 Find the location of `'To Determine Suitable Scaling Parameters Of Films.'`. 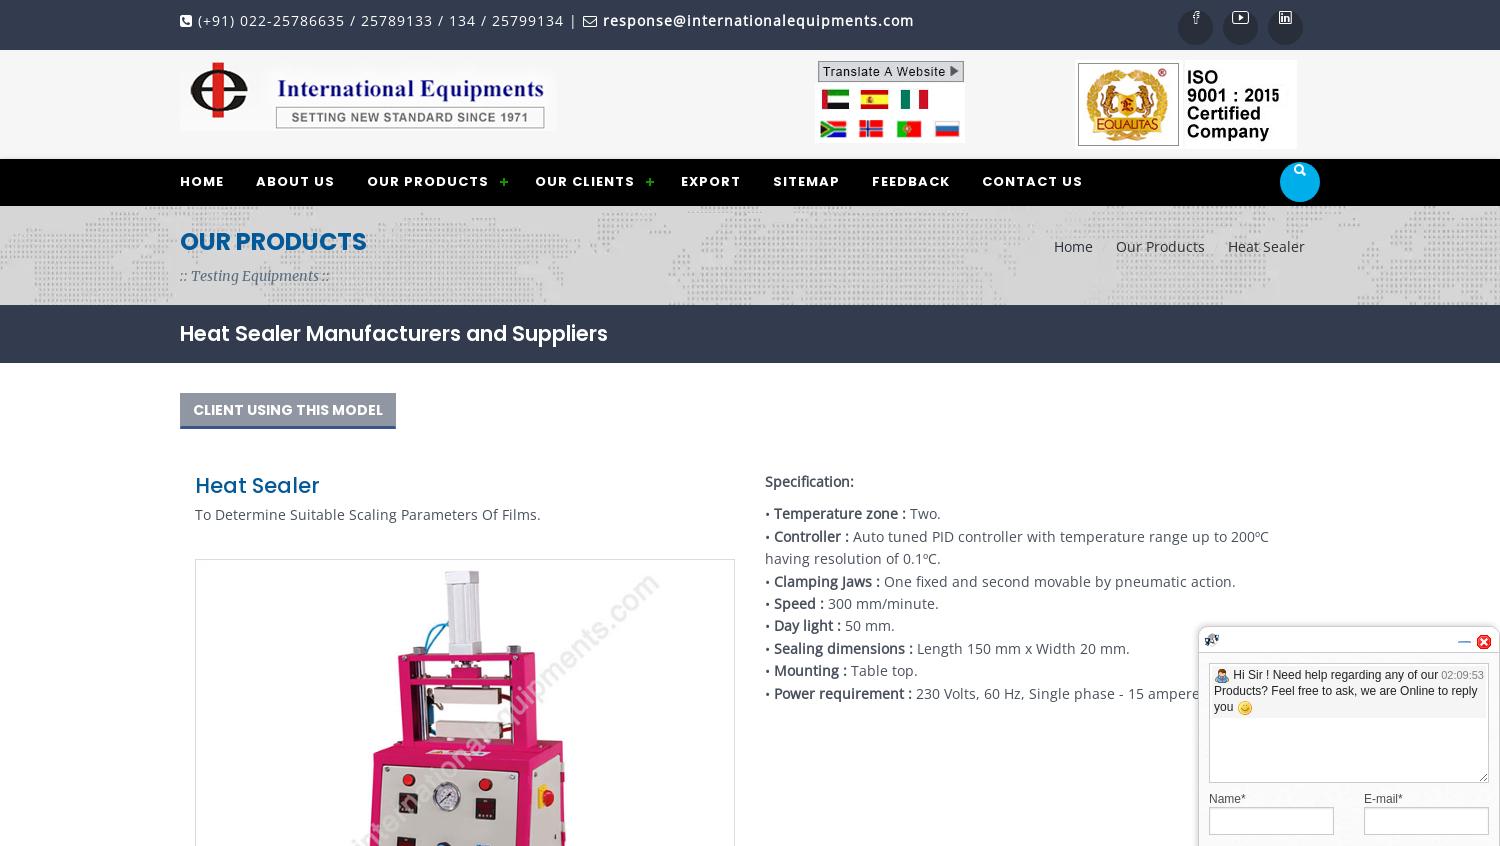

'To Determine Suitable Scaling Parameters Of Films.' is located at coordinates (366, 514).